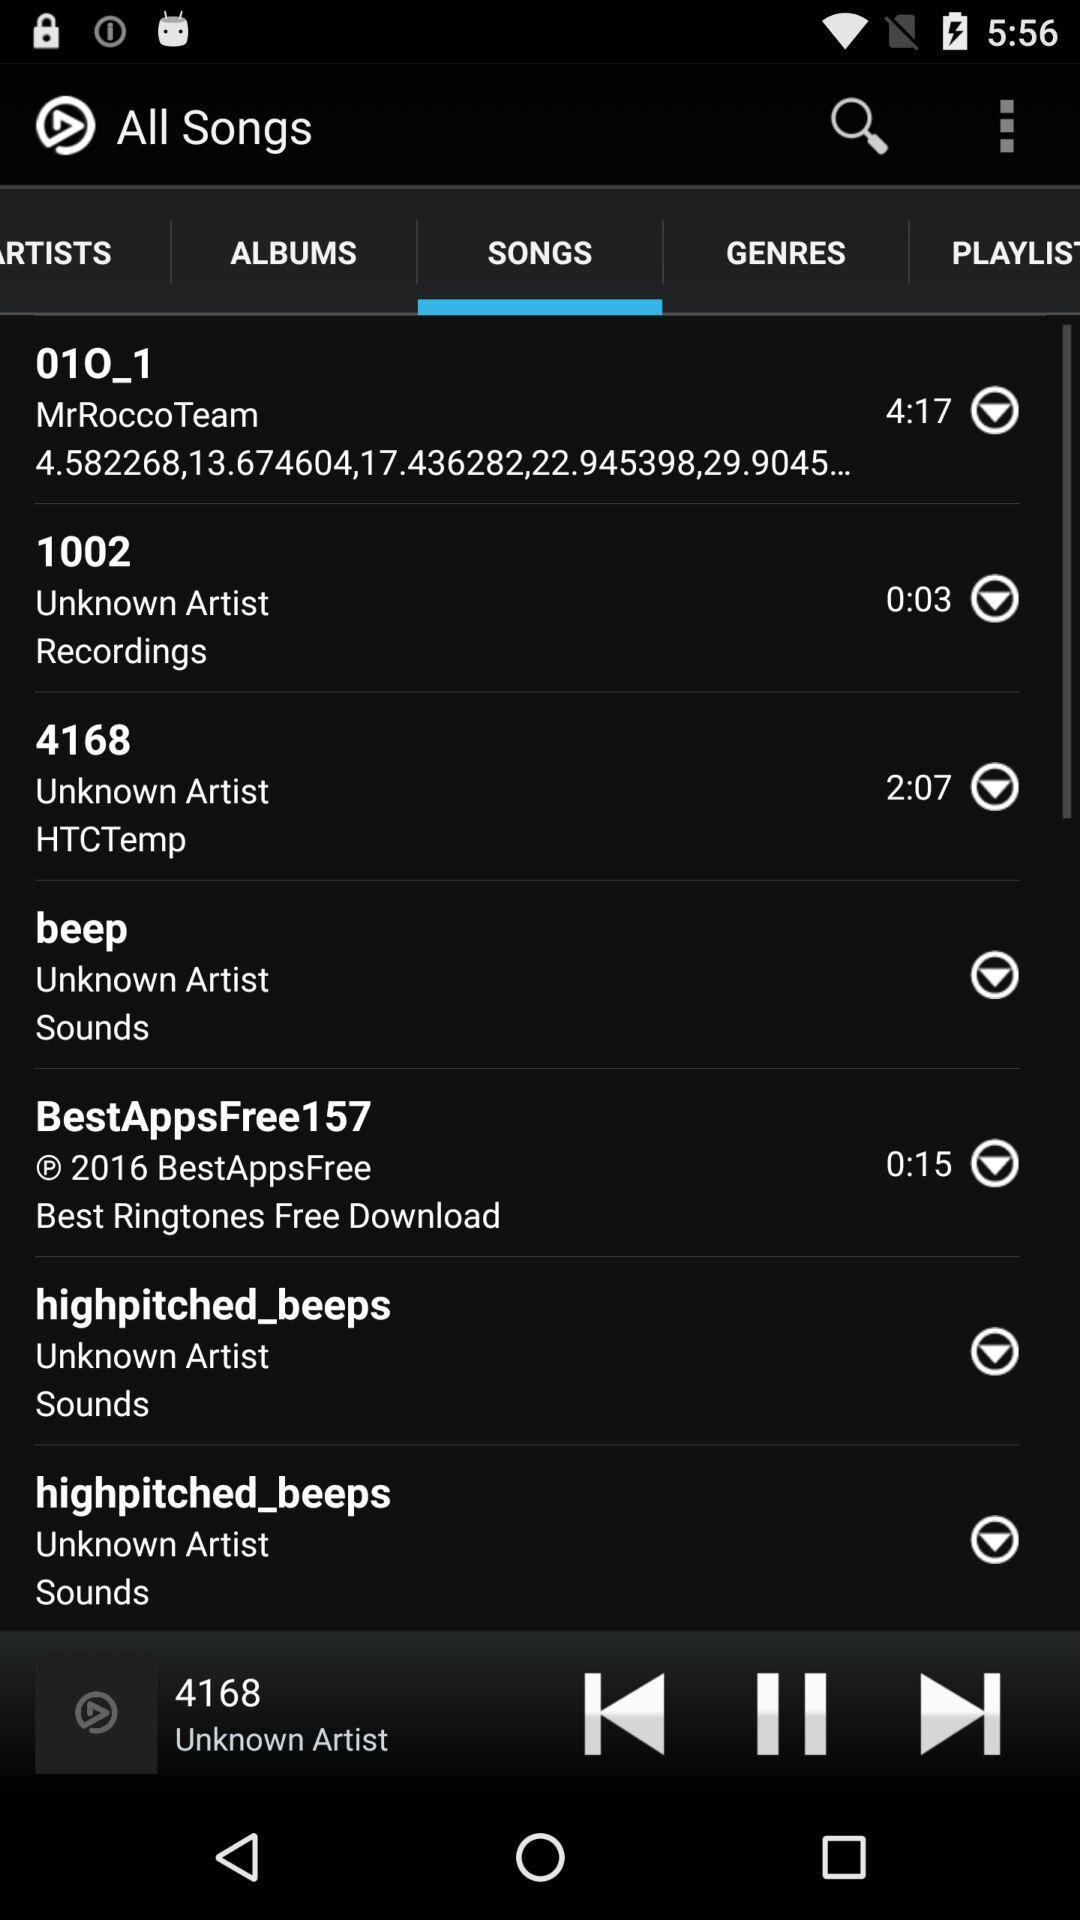 Image resolution: width=1080 pixels, height=1920 pixels. What do you see at coordinates (623, 1832) in the screenshot?
I see `the skip_previous icon` at bounding box center [623, 1832].